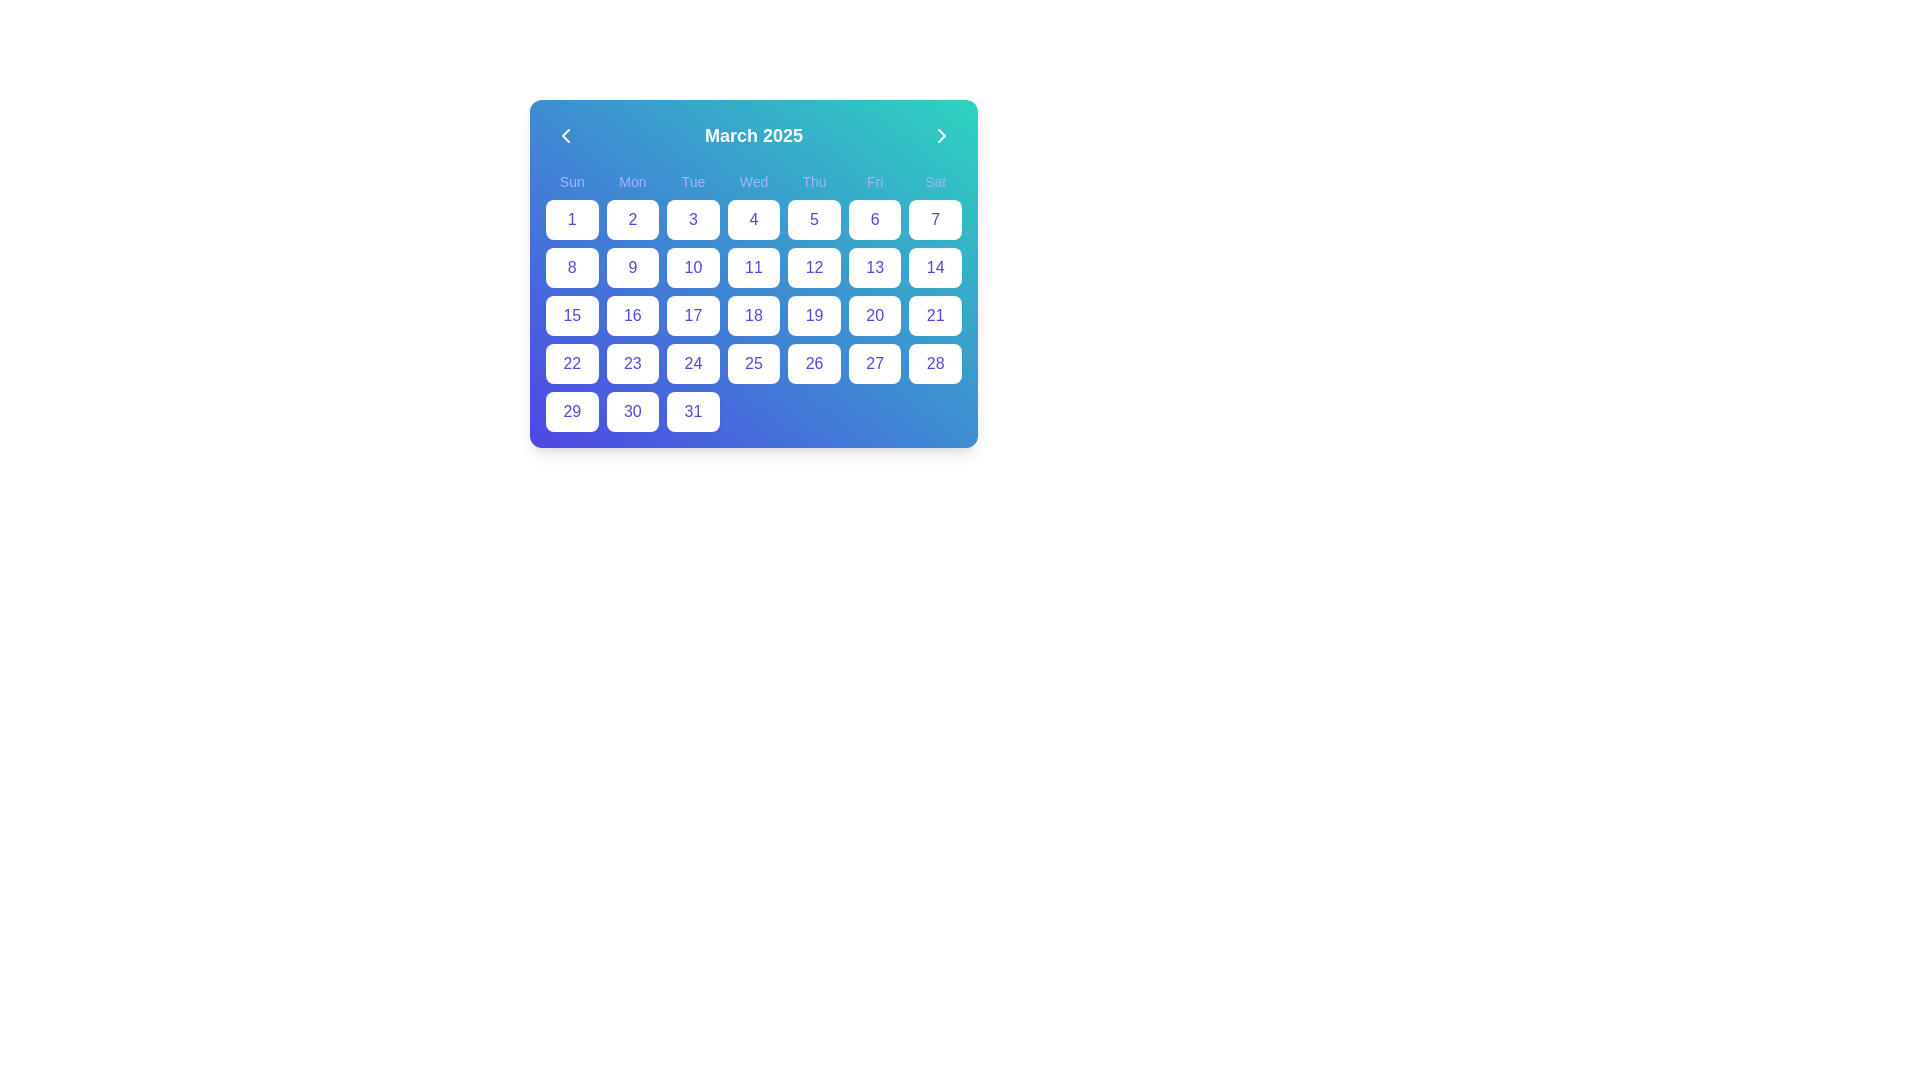 This screenshot has height=1080, width=1920. What do you see at coordinates (693, 266) in the screenshot?
I see `the button representing the 10th day of the month in the calendar, located in the fourth column under the 'Tue' header` at bounding box center [693, 266].